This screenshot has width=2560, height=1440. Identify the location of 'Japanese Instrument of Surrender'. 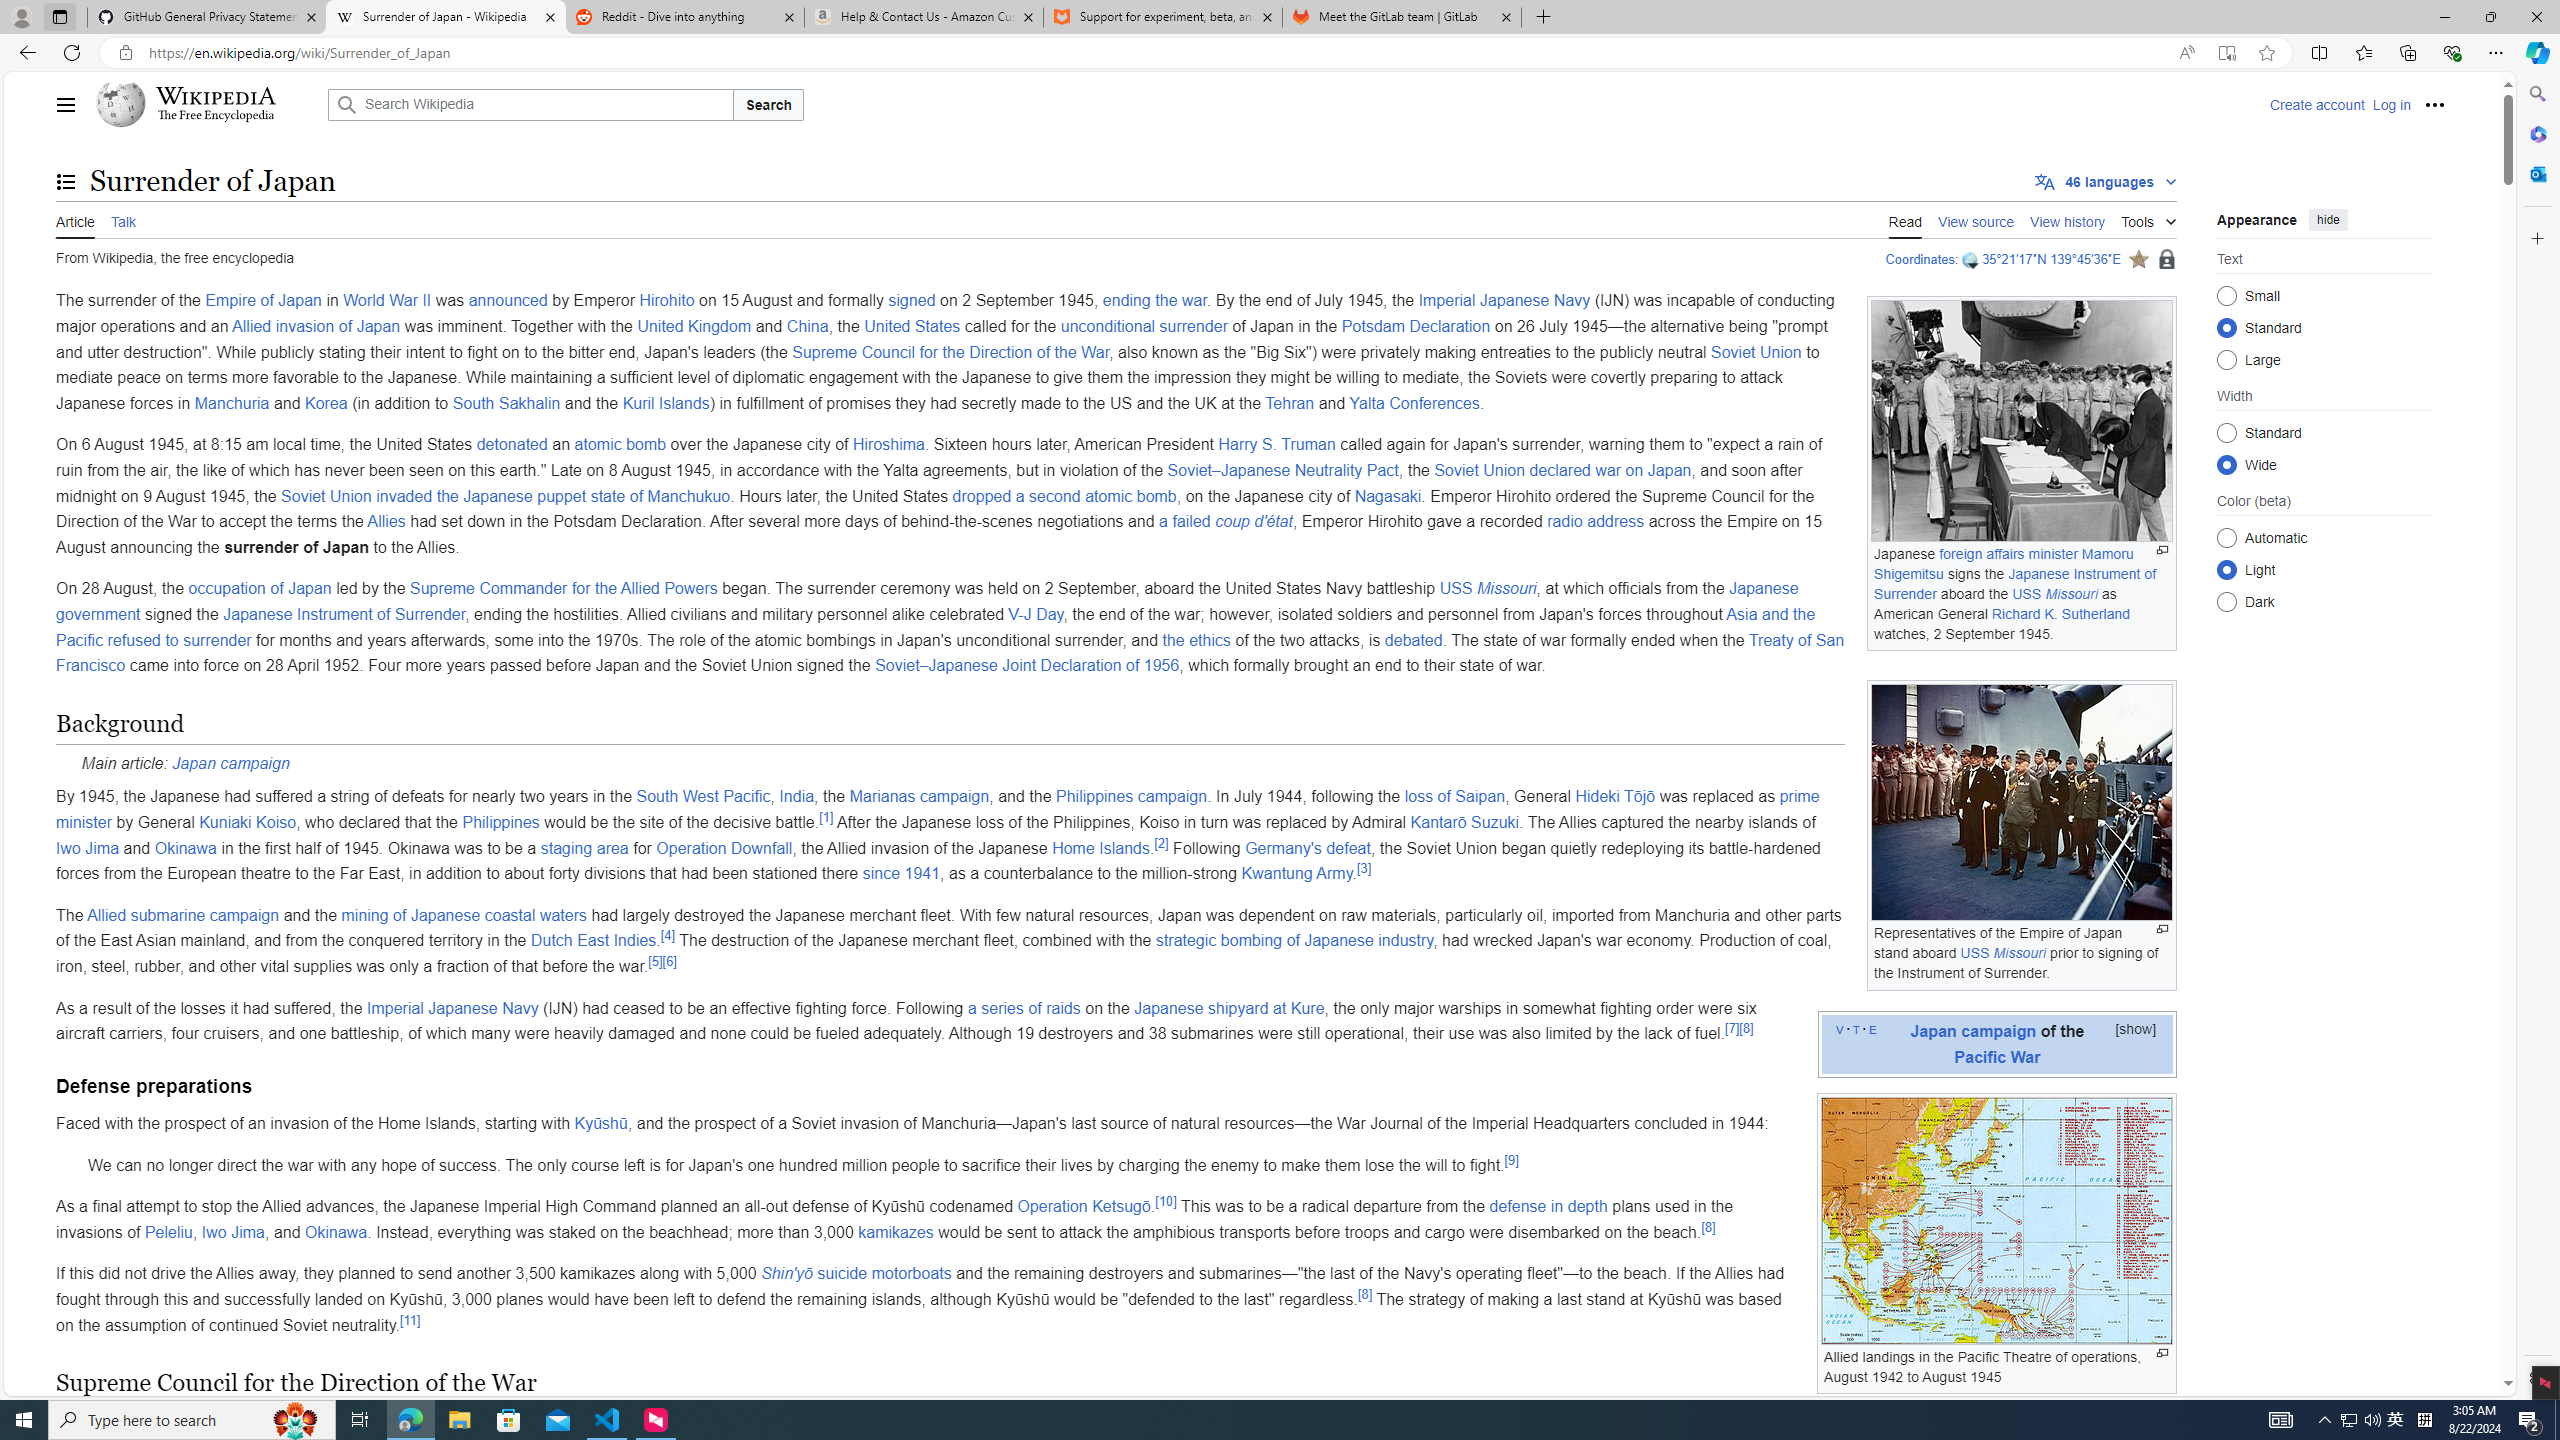
(343, 613).